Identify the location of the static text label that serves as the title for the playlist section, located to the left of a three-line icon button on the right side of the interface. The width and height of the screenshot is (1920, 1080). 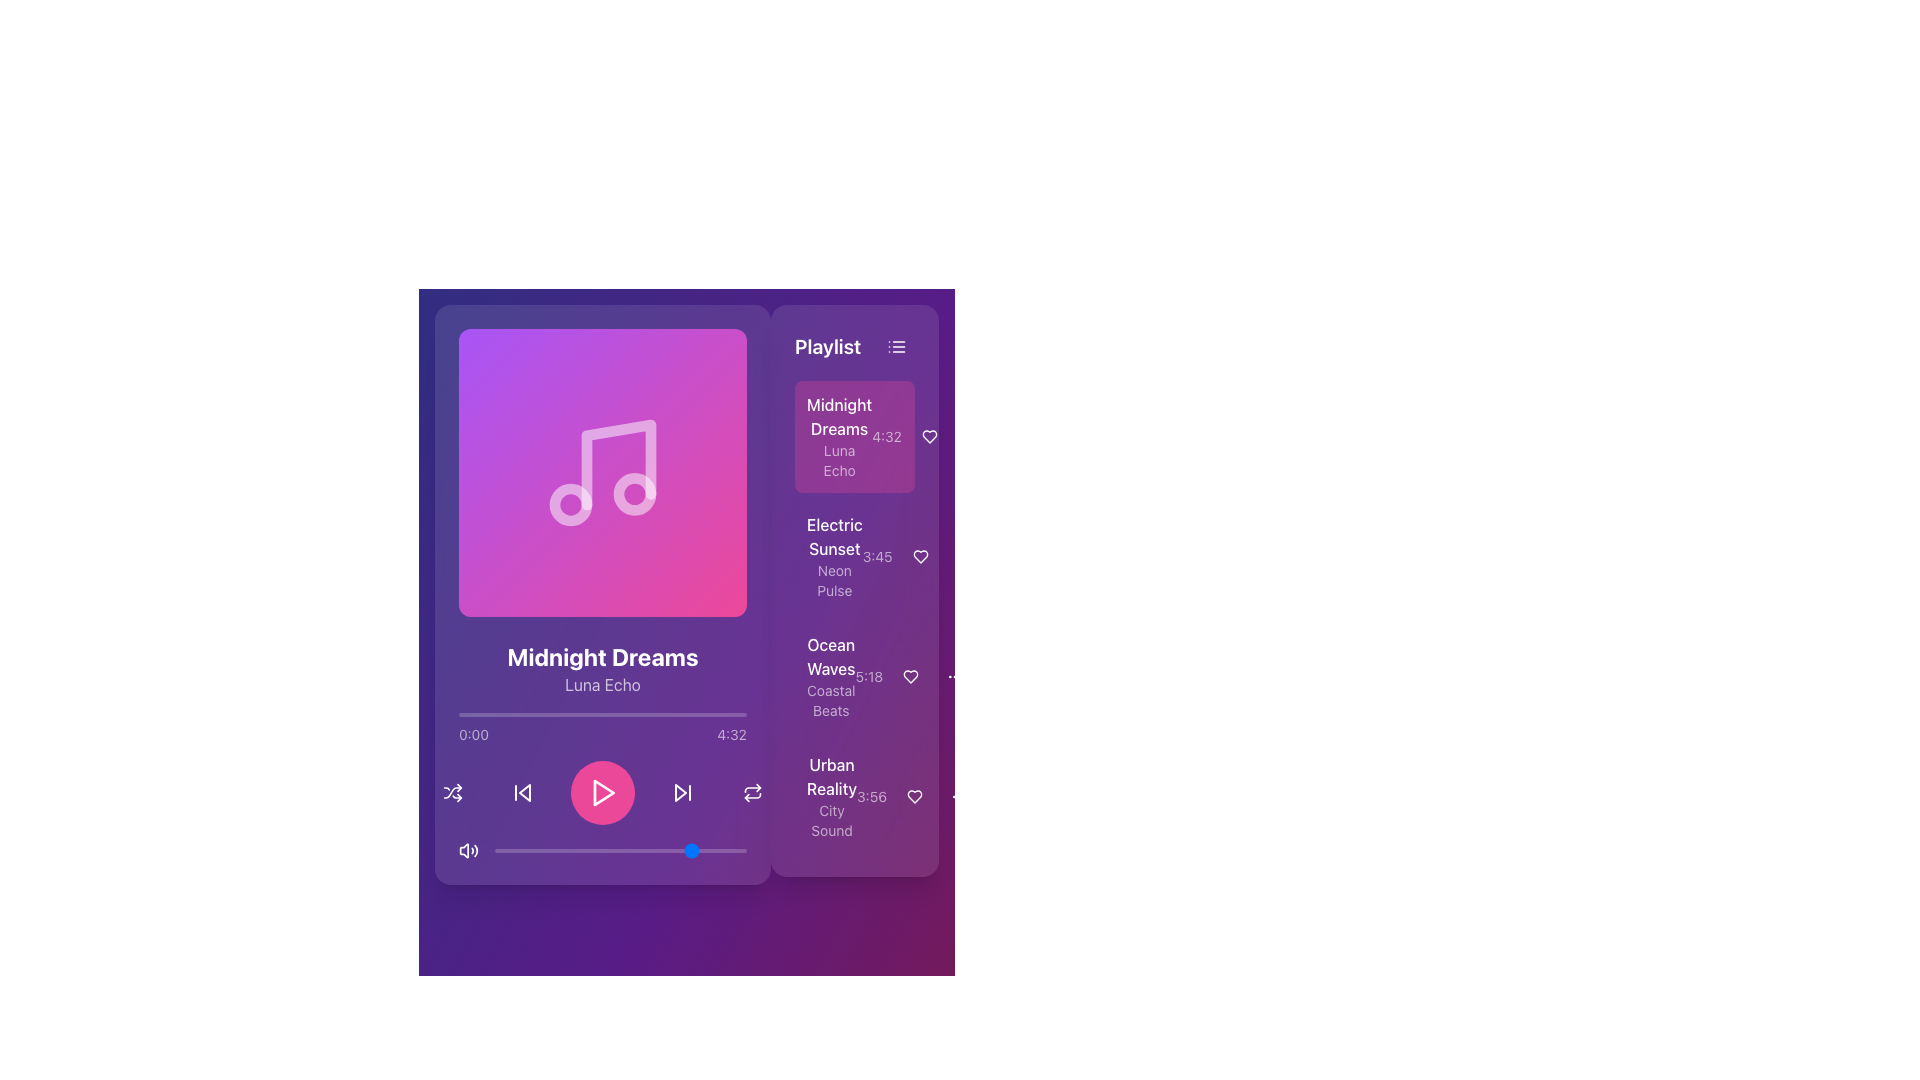
(828, 346).